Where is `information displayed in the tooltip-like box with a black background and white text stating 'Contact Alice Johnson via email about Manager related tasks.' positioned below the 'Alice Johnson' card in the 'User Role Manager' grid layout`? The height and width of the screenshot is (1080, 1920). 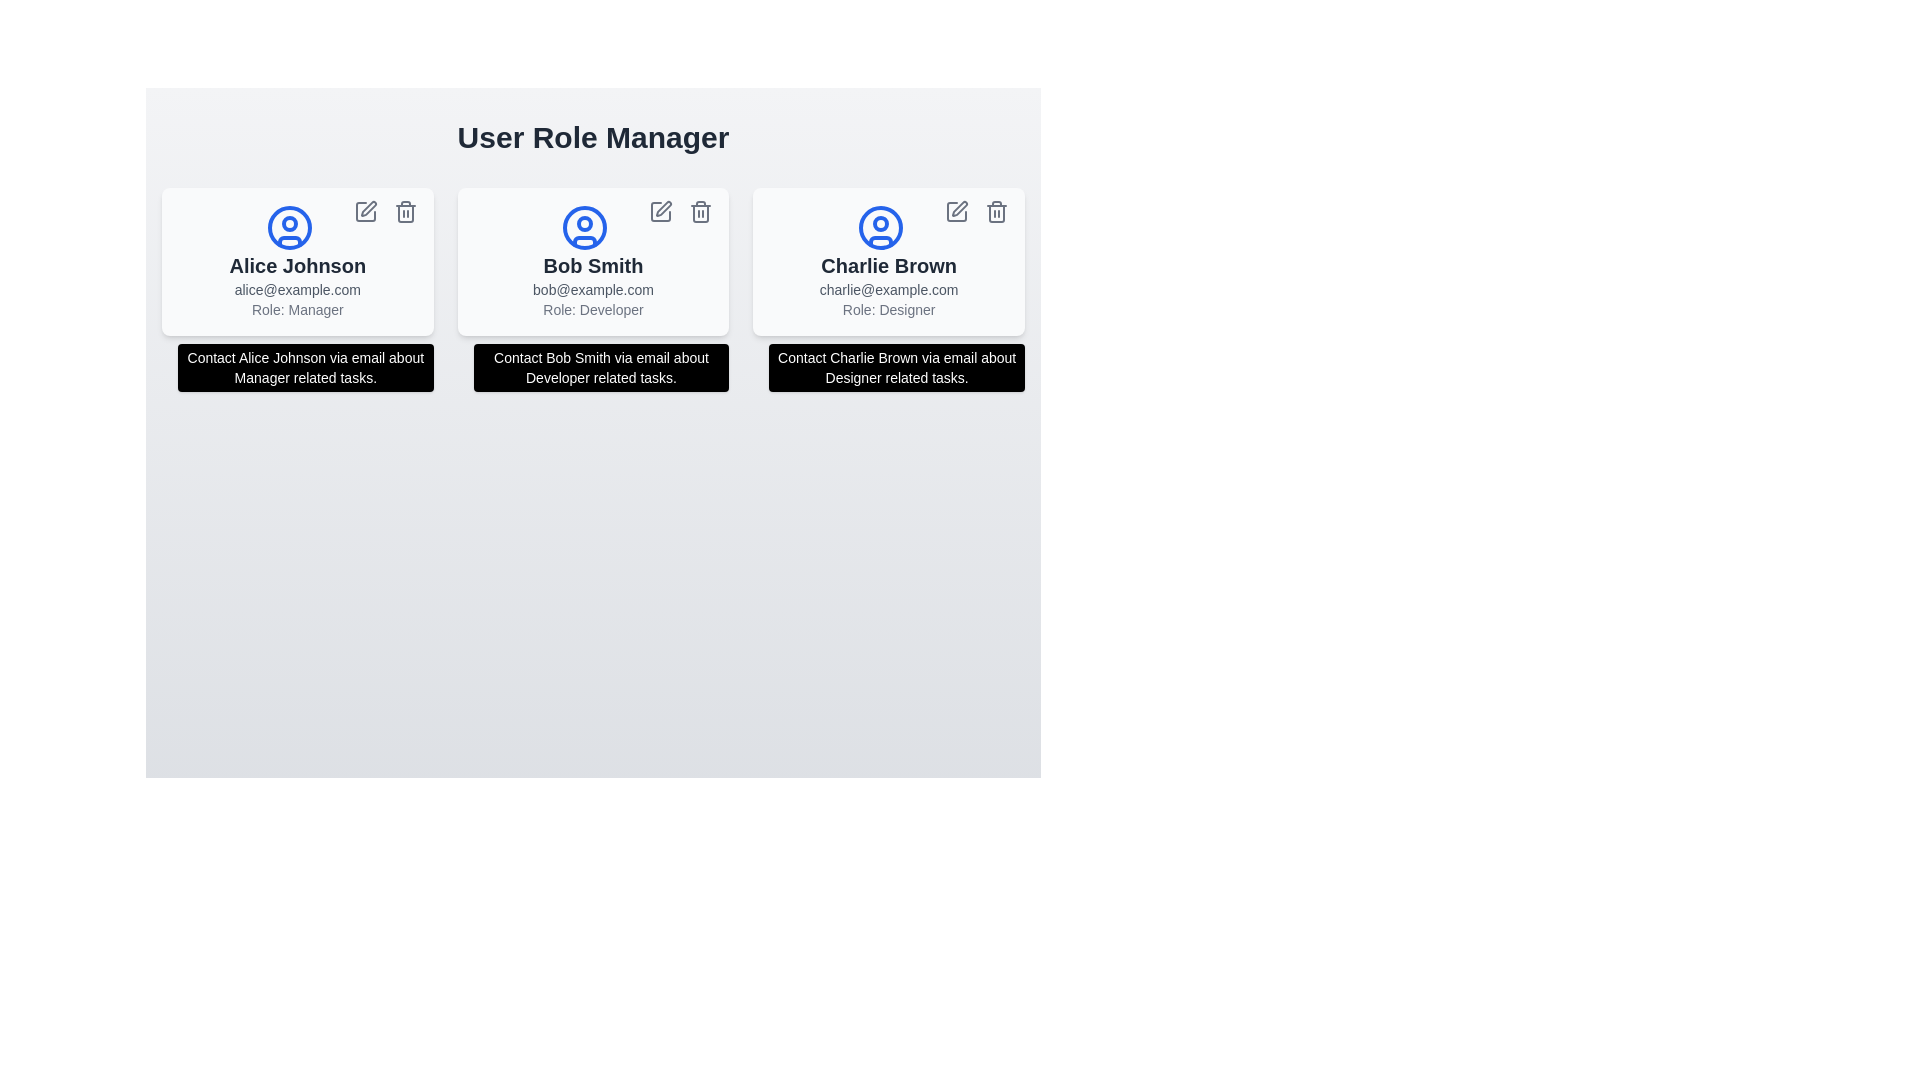 information displayed in the tooltip-like box with a black background and white text stating 'Contact Alice Johnson via email about Manager related tasks.' positioned below the 'Alice Johnson' card in the 'User Role Manager' grid layout is located at coordinates (304, 367).